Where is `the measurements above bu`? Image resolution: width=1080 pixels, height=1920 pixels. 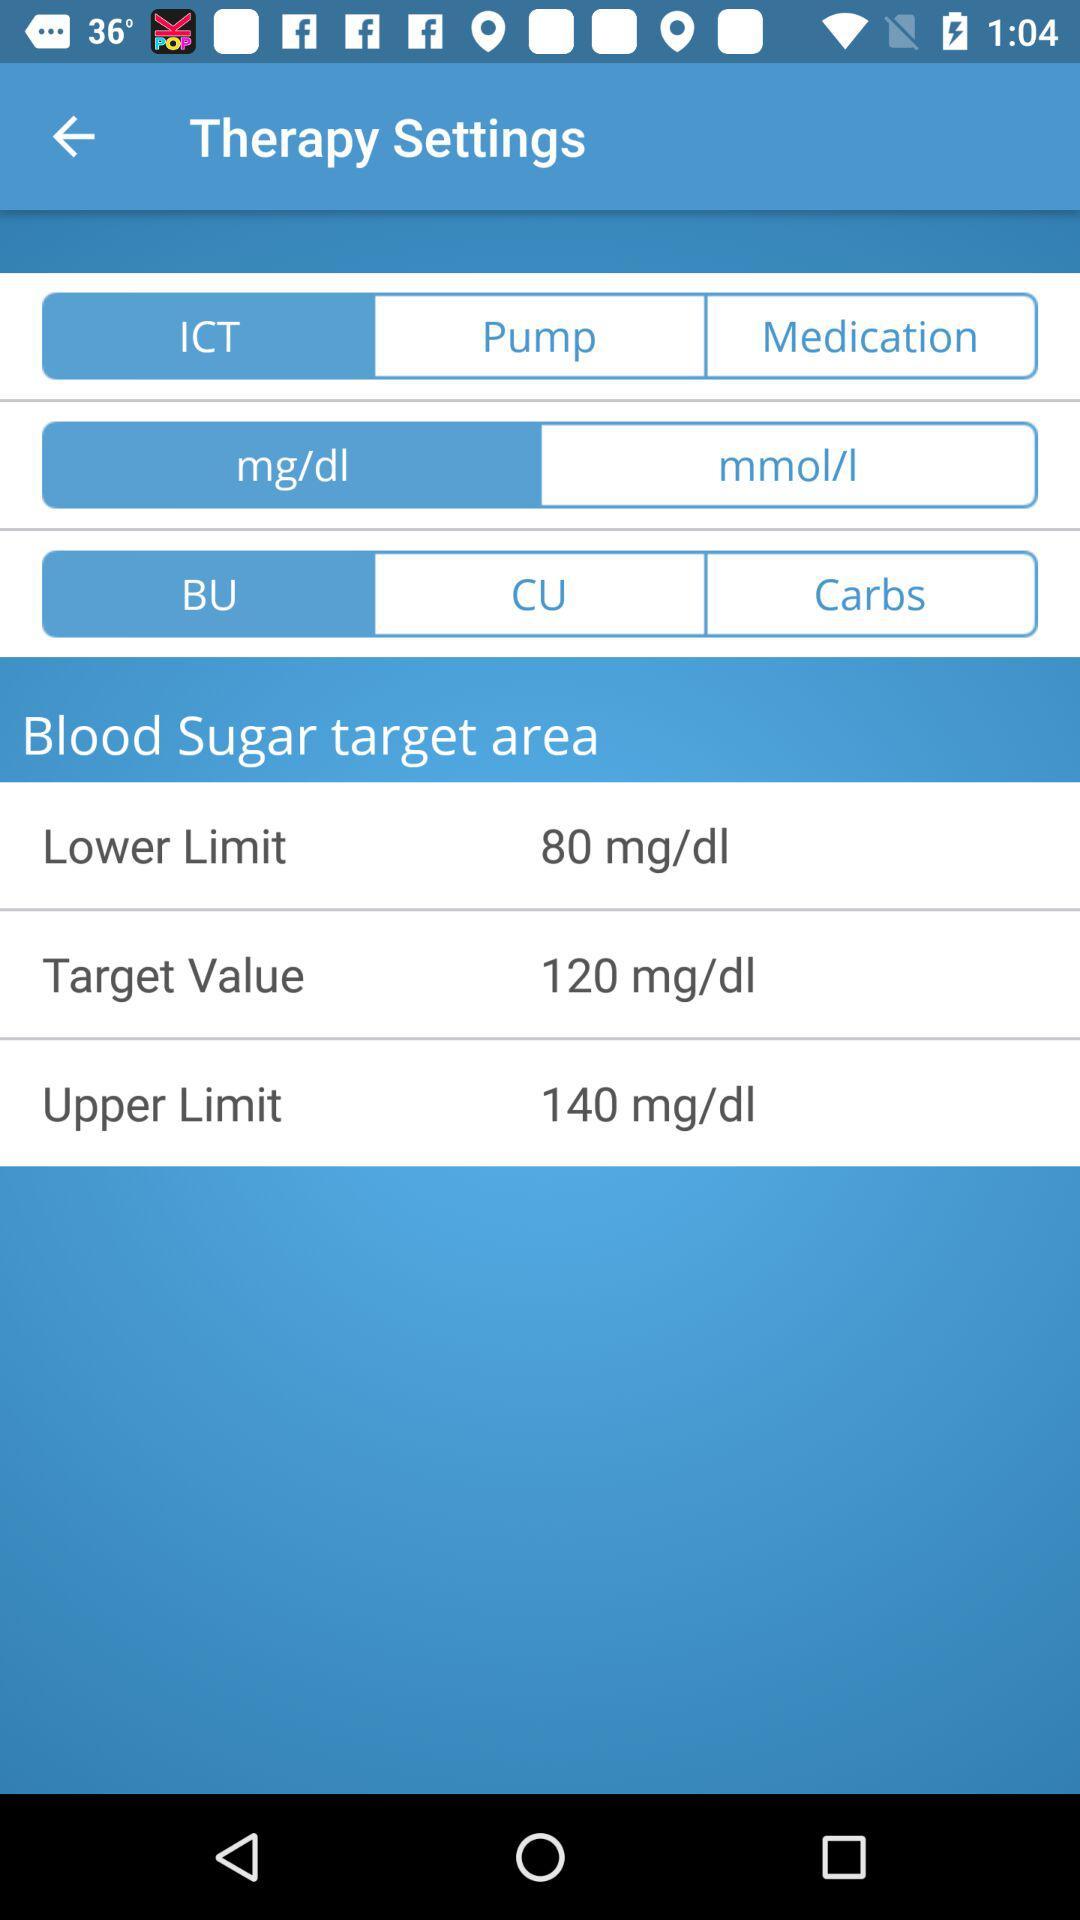 the measurements above bu is located at coordinates (290, 464).